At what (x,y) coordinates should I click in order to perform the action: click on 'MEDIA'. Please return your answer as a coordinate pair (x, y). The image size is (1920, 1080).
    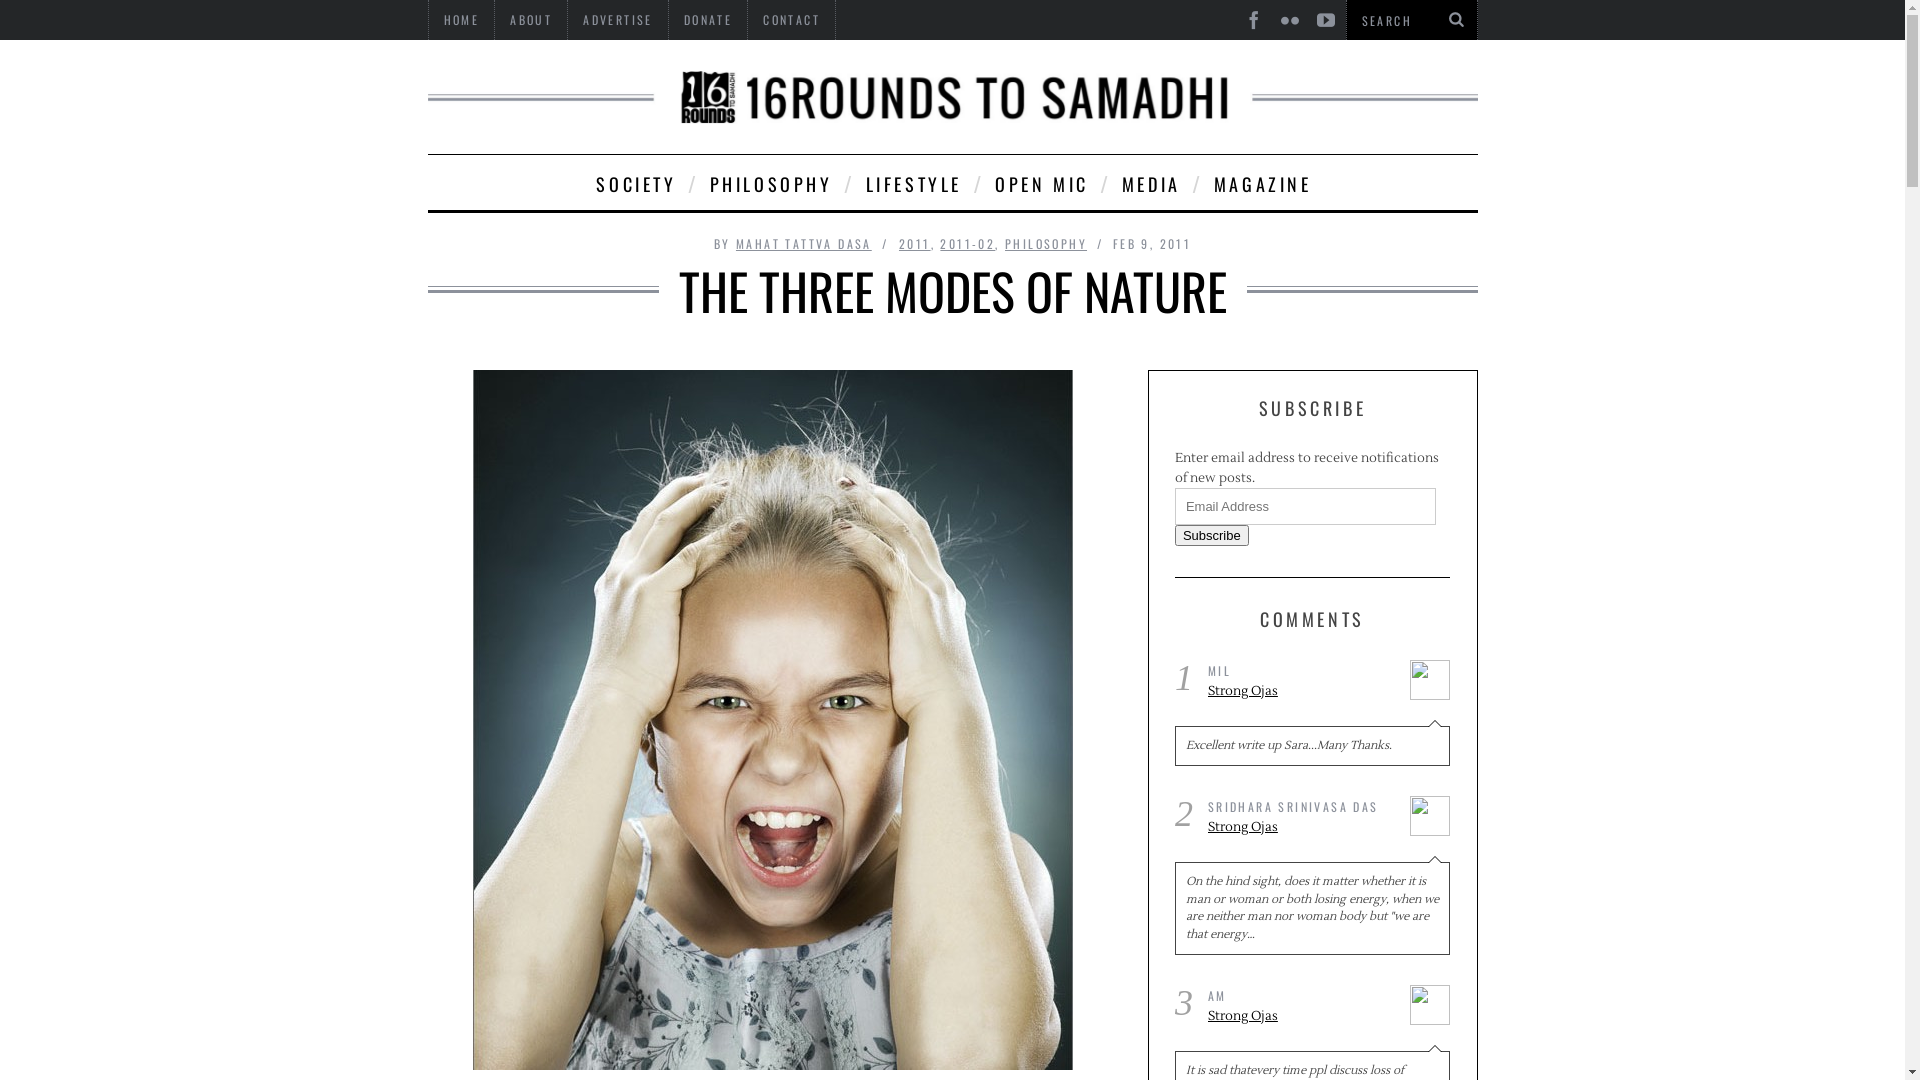
    Looking at the image, I should click on (1150, 182).